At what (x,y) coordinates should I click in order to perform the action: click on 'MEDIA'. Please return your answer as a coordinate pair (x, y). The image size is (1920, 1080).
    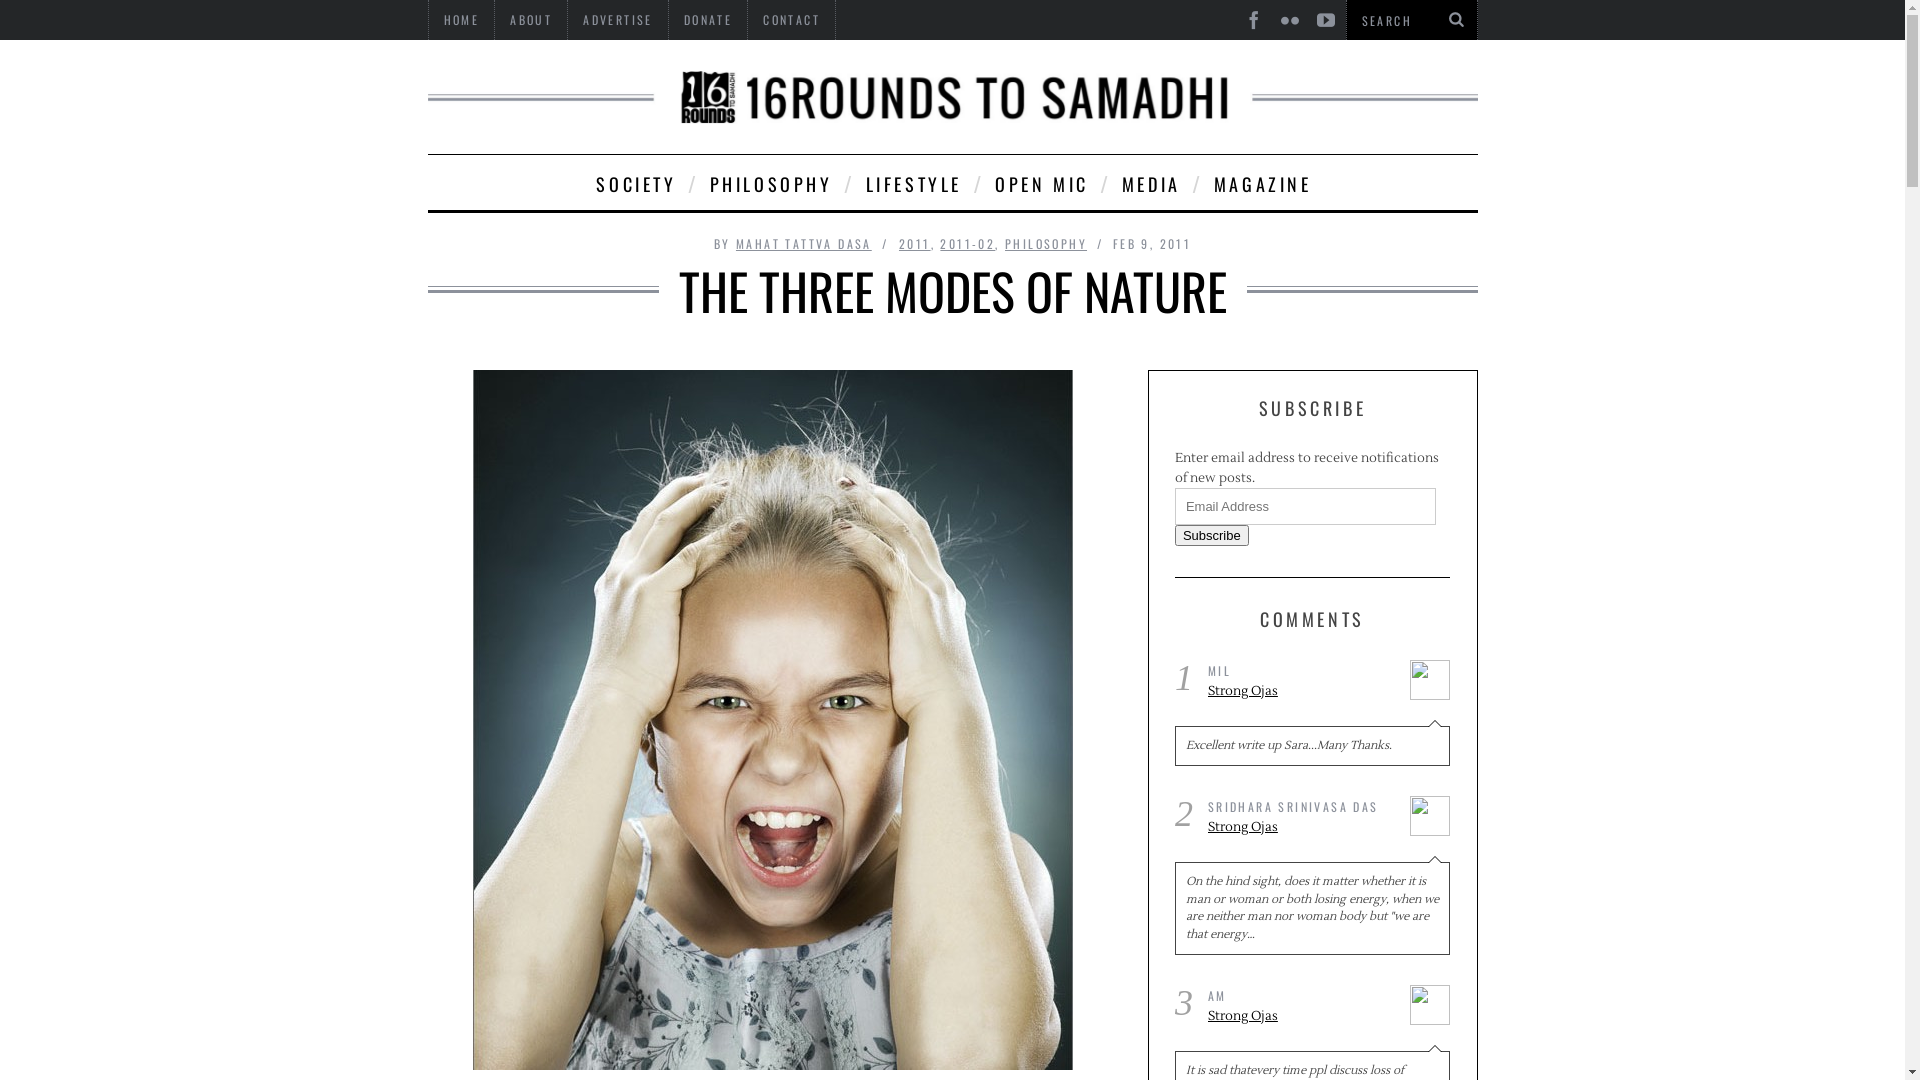
    Looking at the image, I should click on (1150, 182).